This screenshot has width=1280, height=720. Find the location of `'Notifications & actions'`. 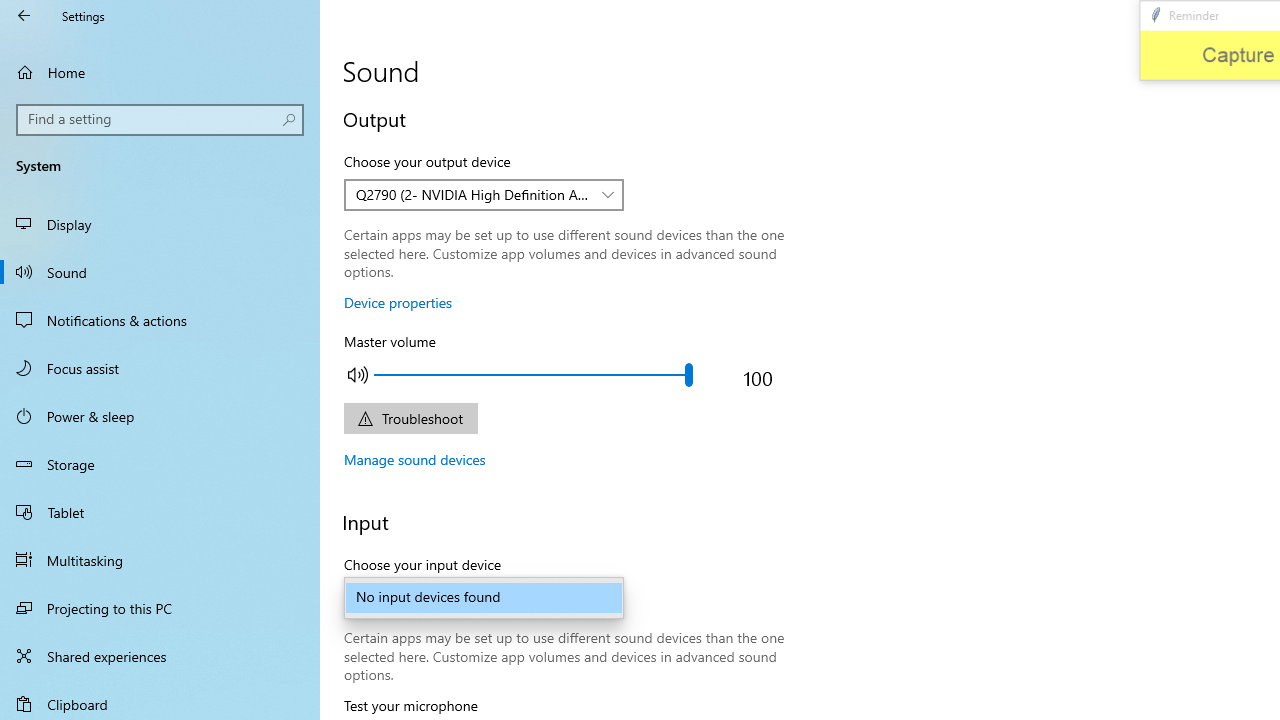

'Notifications & actions' is located at coordinates (160, 319).